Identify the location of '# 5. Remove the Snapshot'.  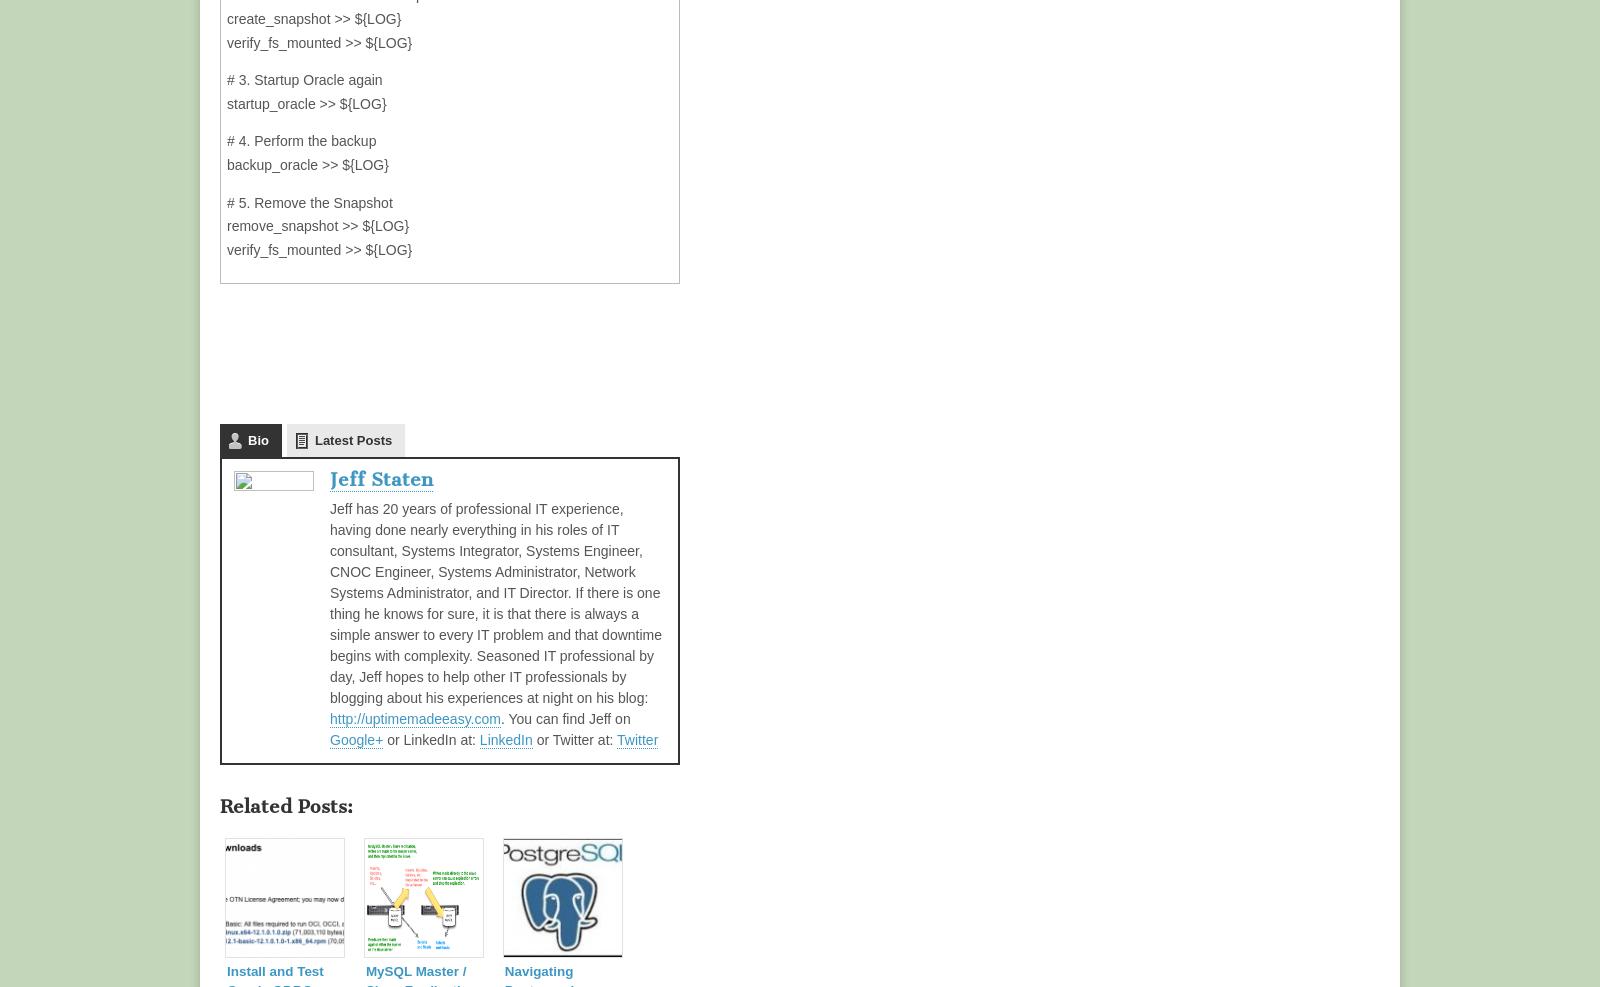
(309, 201).